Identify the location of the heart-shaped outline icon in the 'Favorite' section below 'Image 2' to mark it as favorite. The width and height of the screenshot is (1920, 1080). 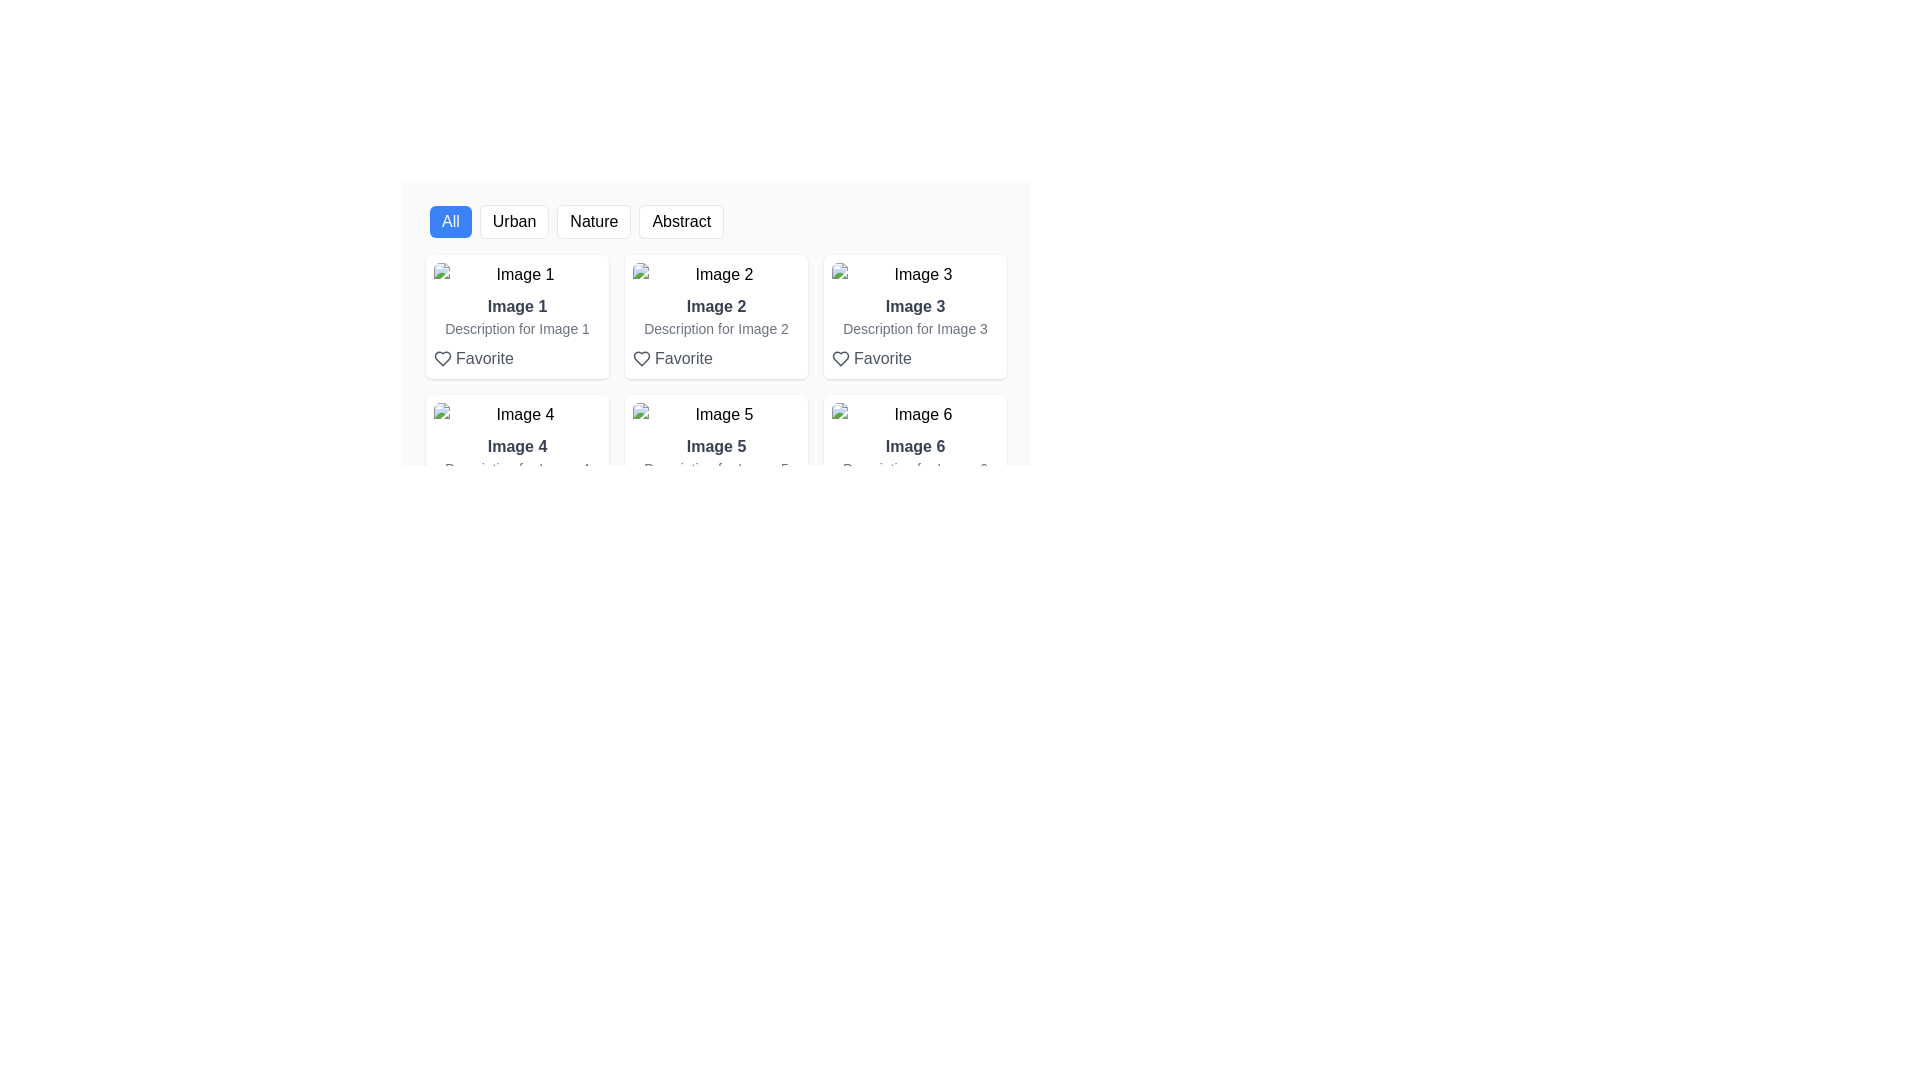
(642, 357).